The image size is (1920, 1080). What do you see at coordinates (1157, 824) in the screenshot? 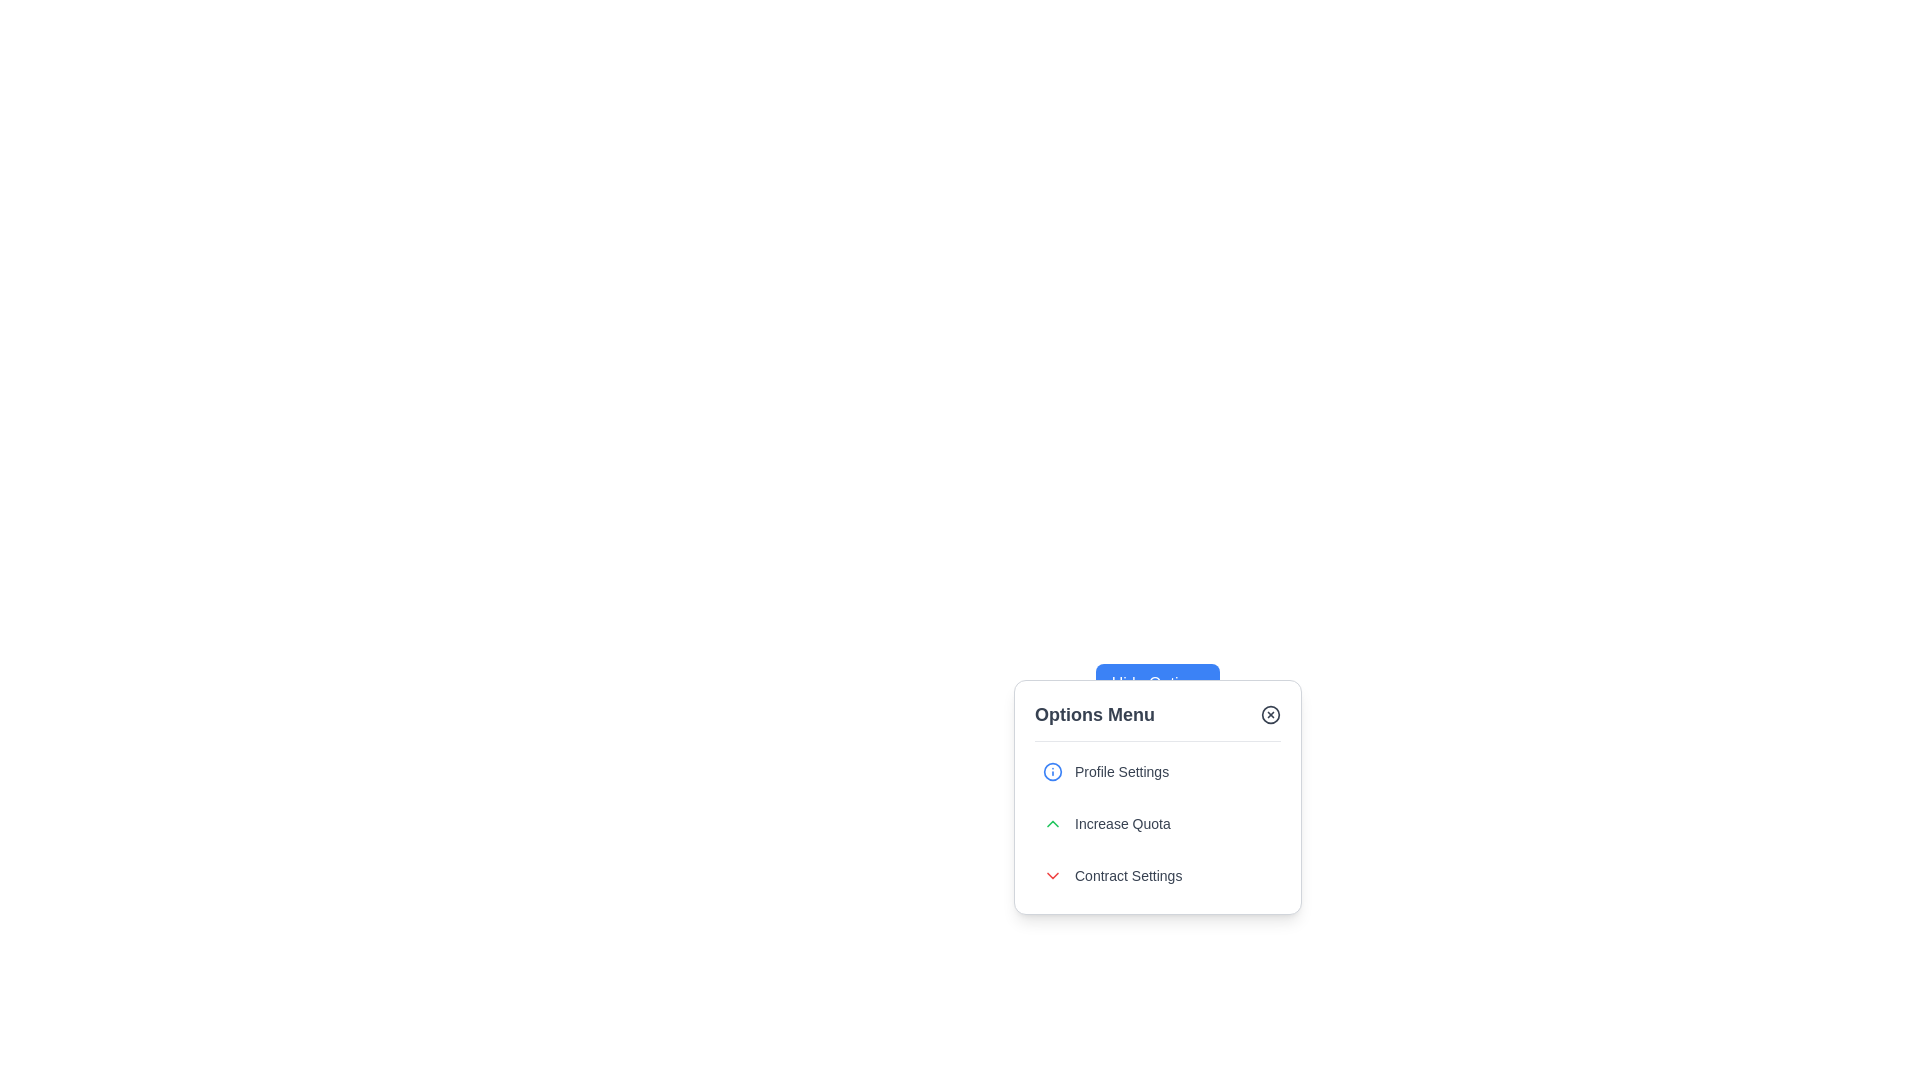
I see `the list of clickable options within the dropdown menu located below the 'Options Menu' title for keyboard navigation` at bounding box center [1157, 824].